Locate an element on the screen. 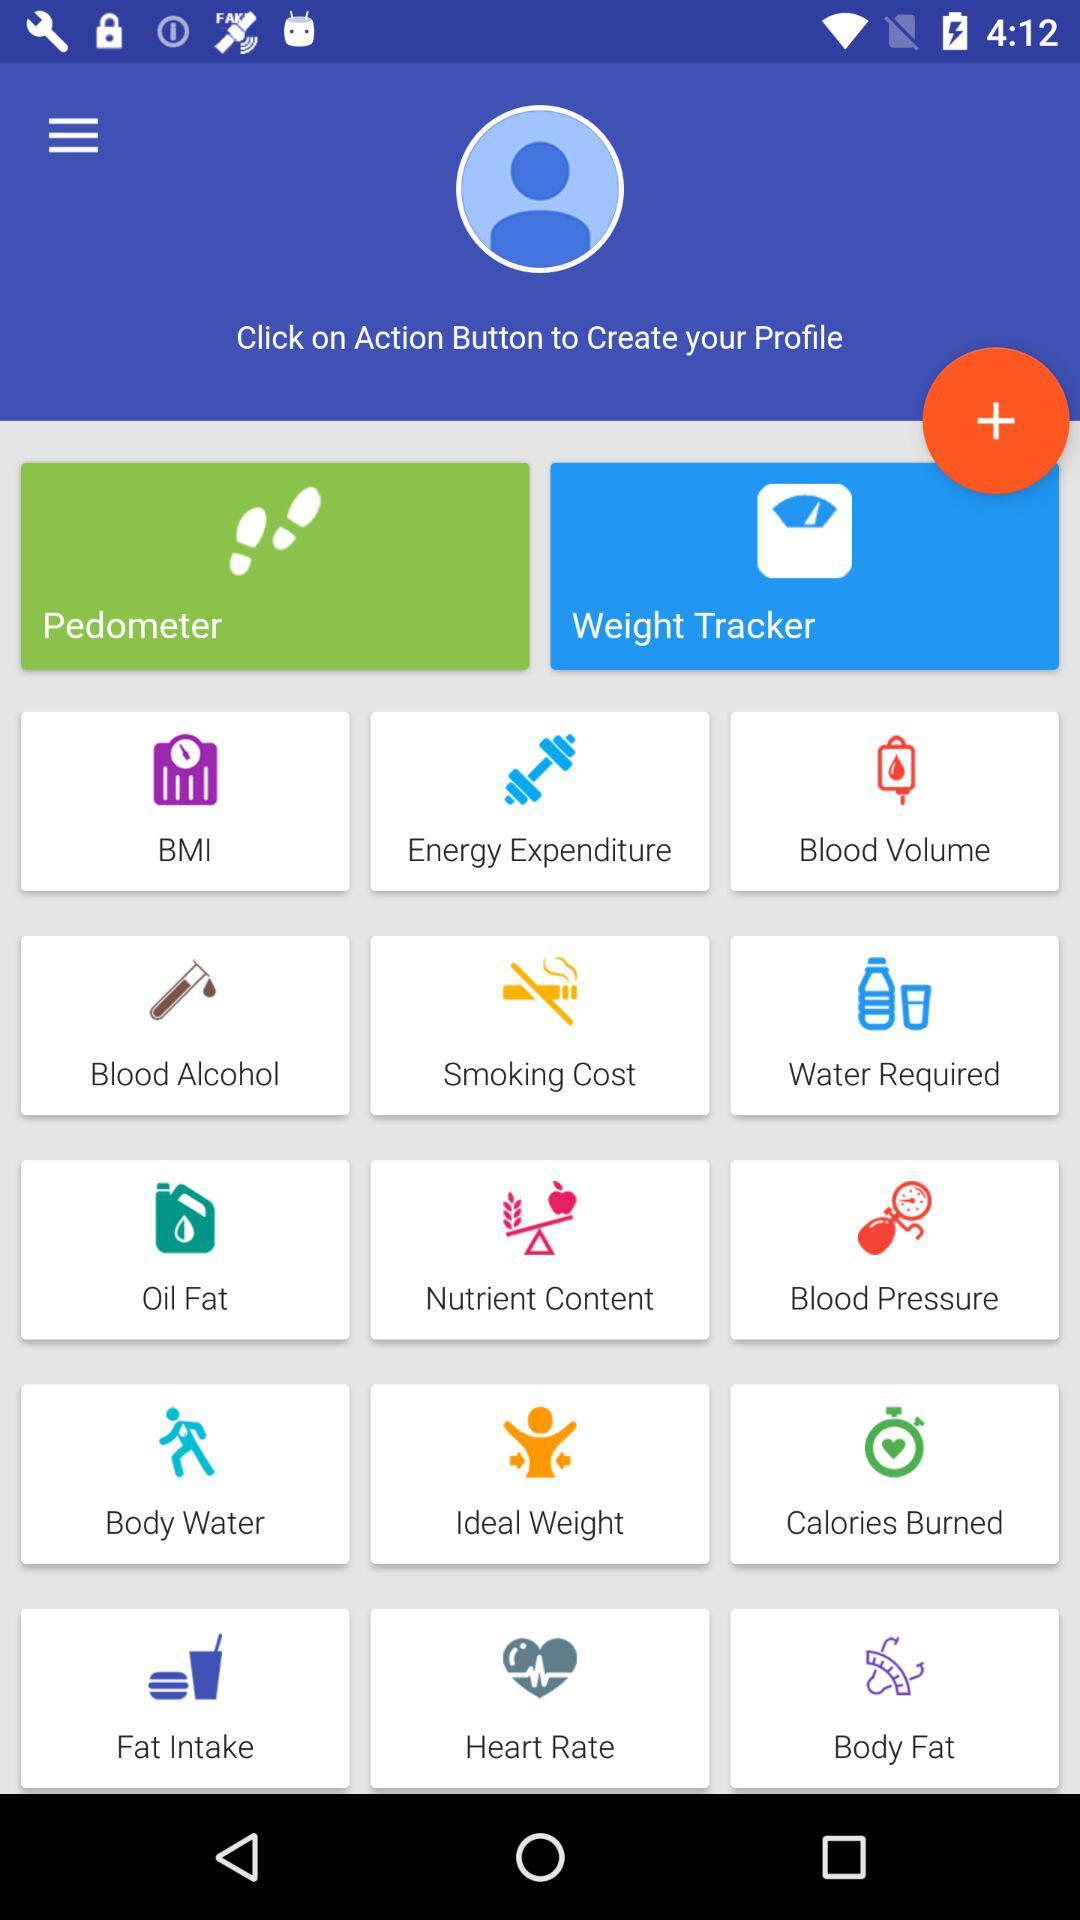 The height and width of the screenshot is (1920, 1080). profile is located at coordinates (995, 419).